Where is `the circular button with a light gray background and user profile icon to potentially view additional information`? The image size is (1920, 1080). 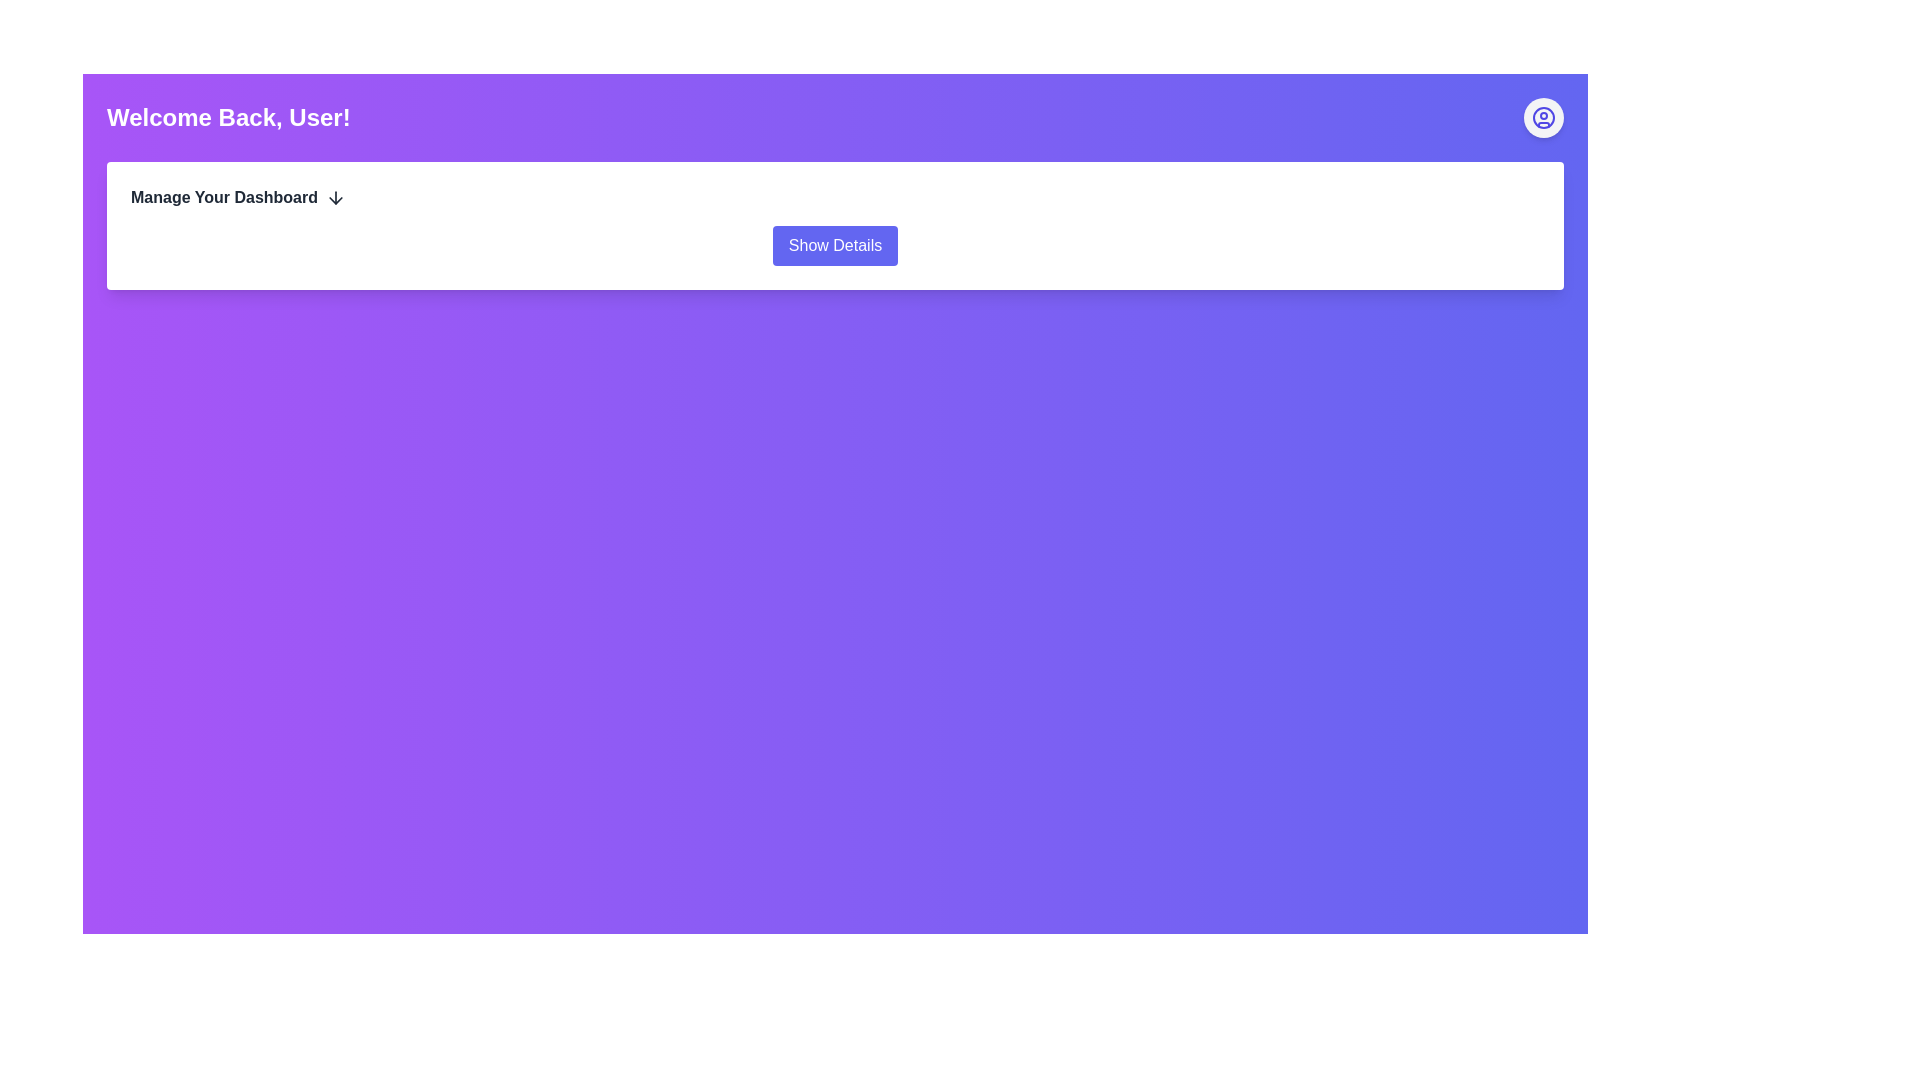 the circular button with a light gray background and user profile icon to potentially view additional information is located at coordinates (1543, 118).